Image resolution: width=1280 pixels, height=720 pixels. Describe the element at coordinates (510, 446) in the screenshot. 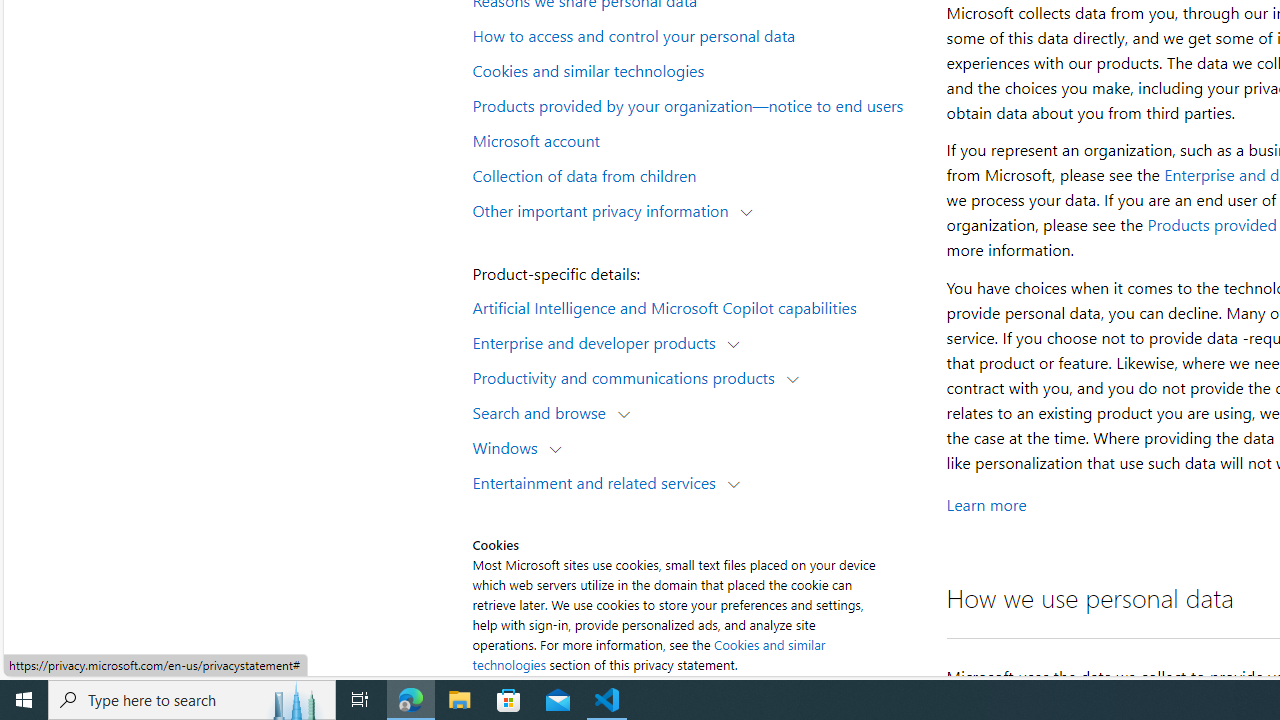

I see `'Windows'` at that location.